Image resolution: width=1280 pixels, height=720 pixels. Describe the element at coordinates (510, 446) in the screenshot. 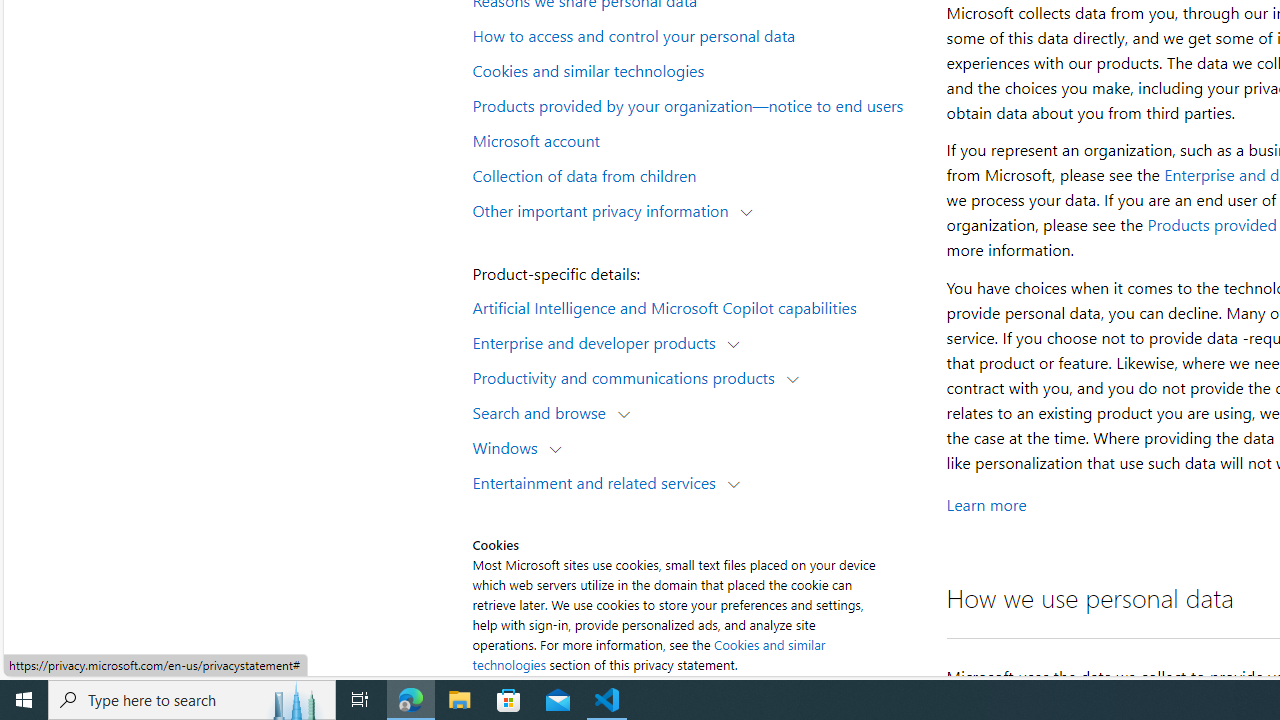

I see `'Windows'` at that location.